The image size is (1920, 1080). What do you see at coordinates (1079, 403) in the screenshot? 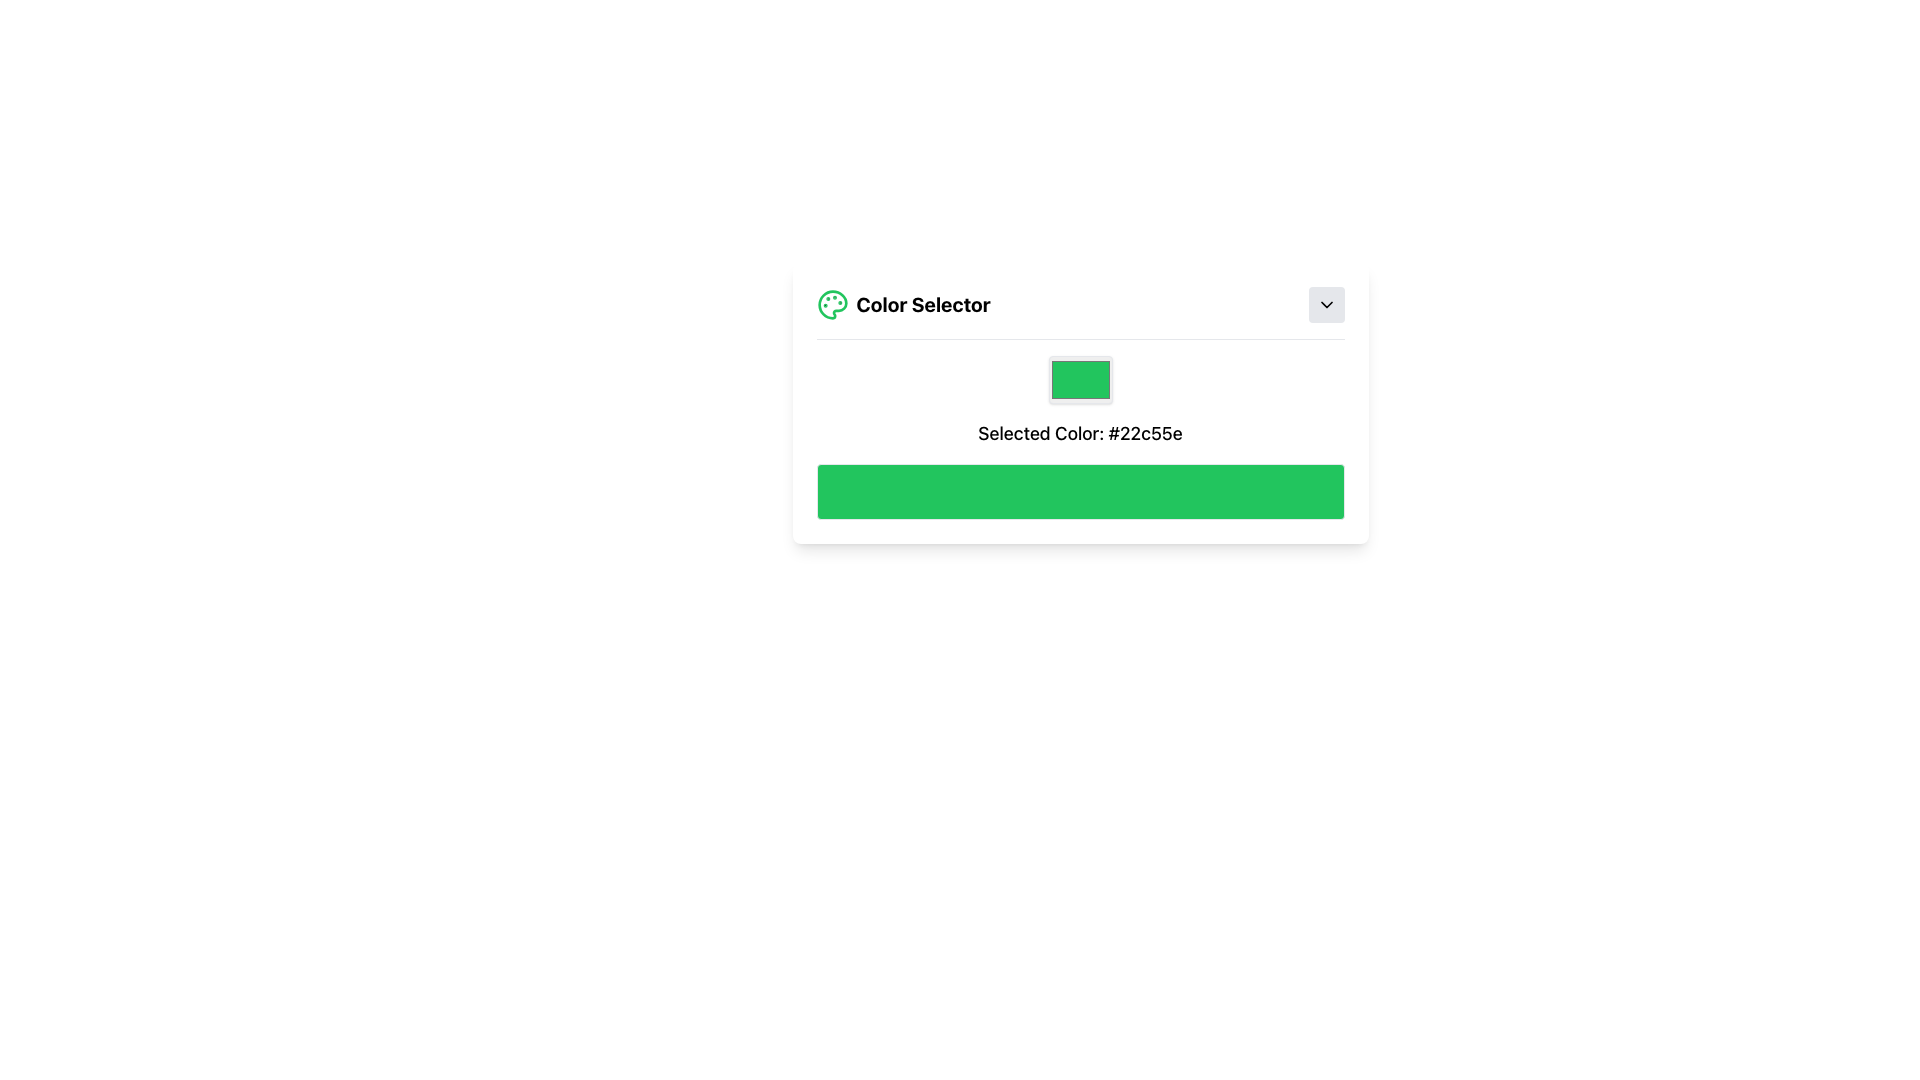
I see `the Color Display Rectangle, which has a green background and is located in the middle section of the color selector interface, above the text 'Selected Color: #22c55e'` at bounding box center [1079, 403].